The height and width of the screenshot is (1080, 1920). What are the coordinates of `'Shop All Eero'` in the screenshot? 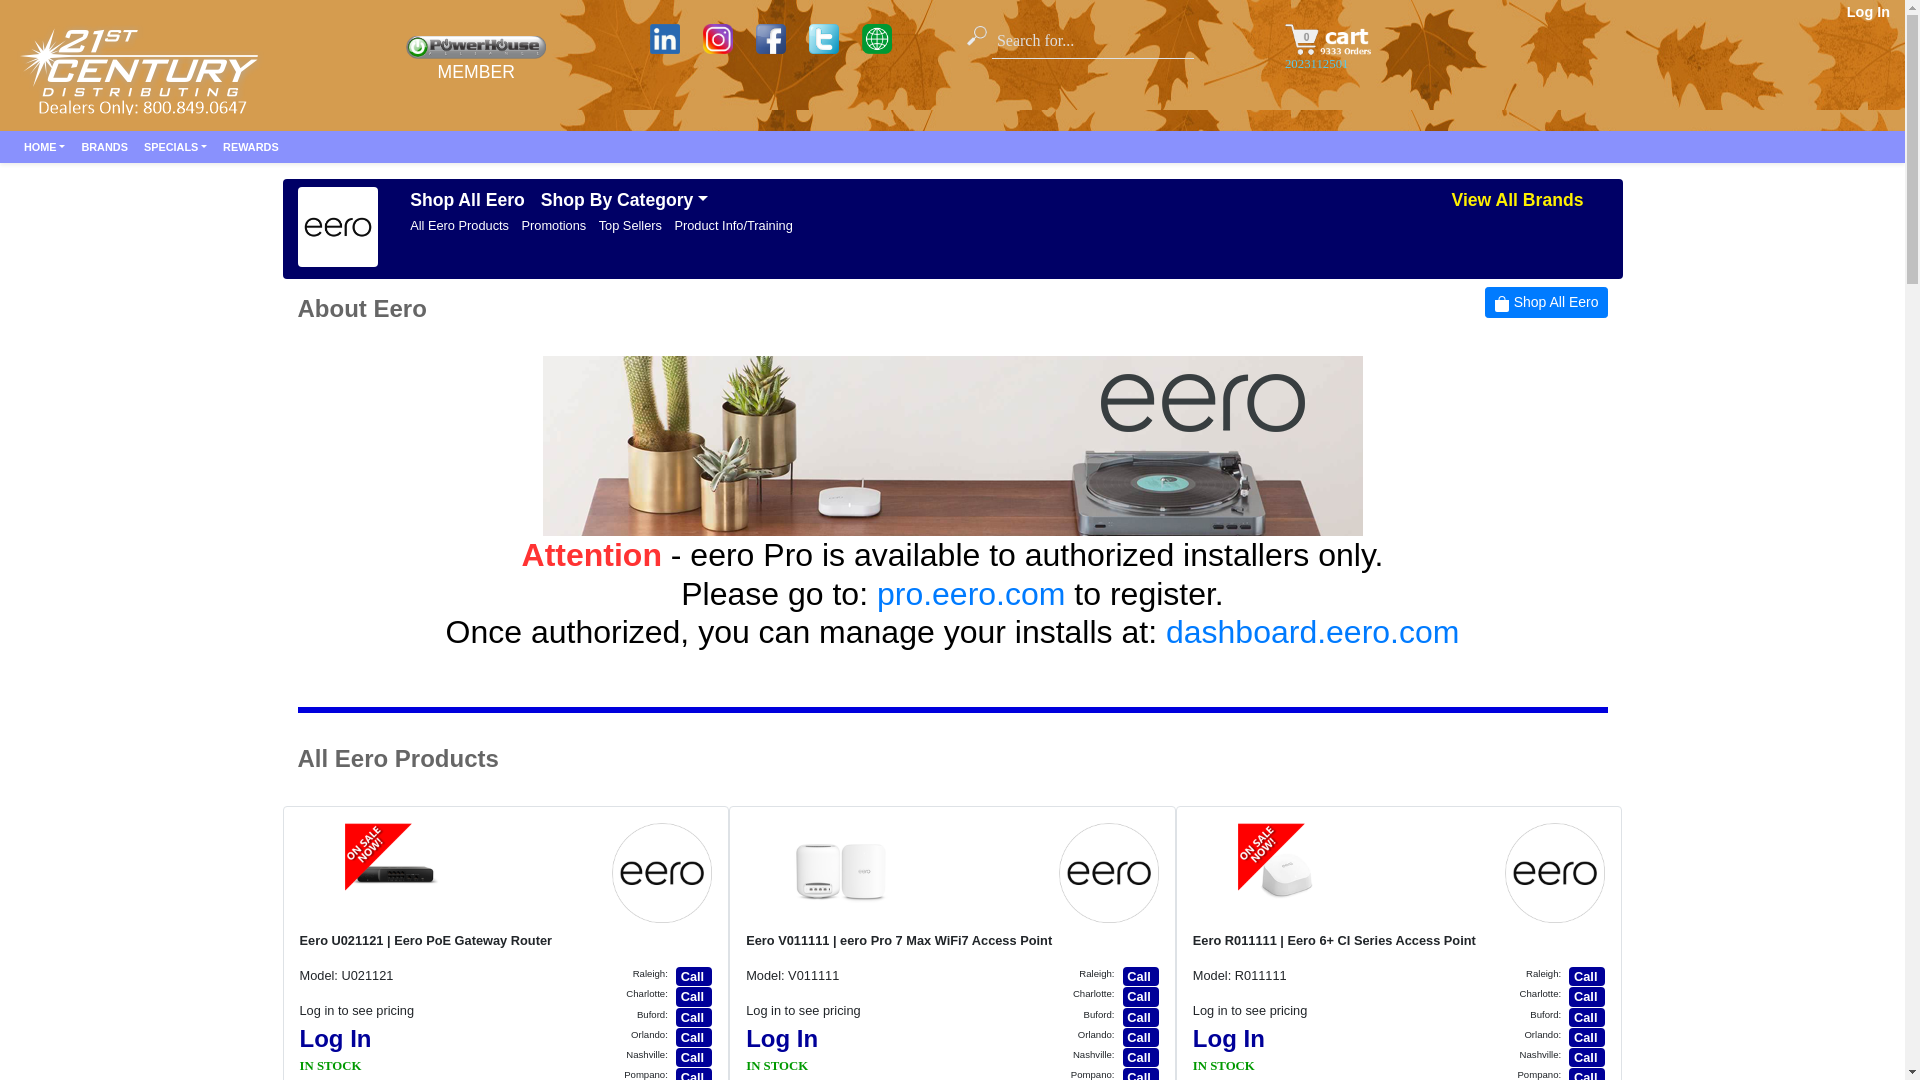 It's located at (401, 200).